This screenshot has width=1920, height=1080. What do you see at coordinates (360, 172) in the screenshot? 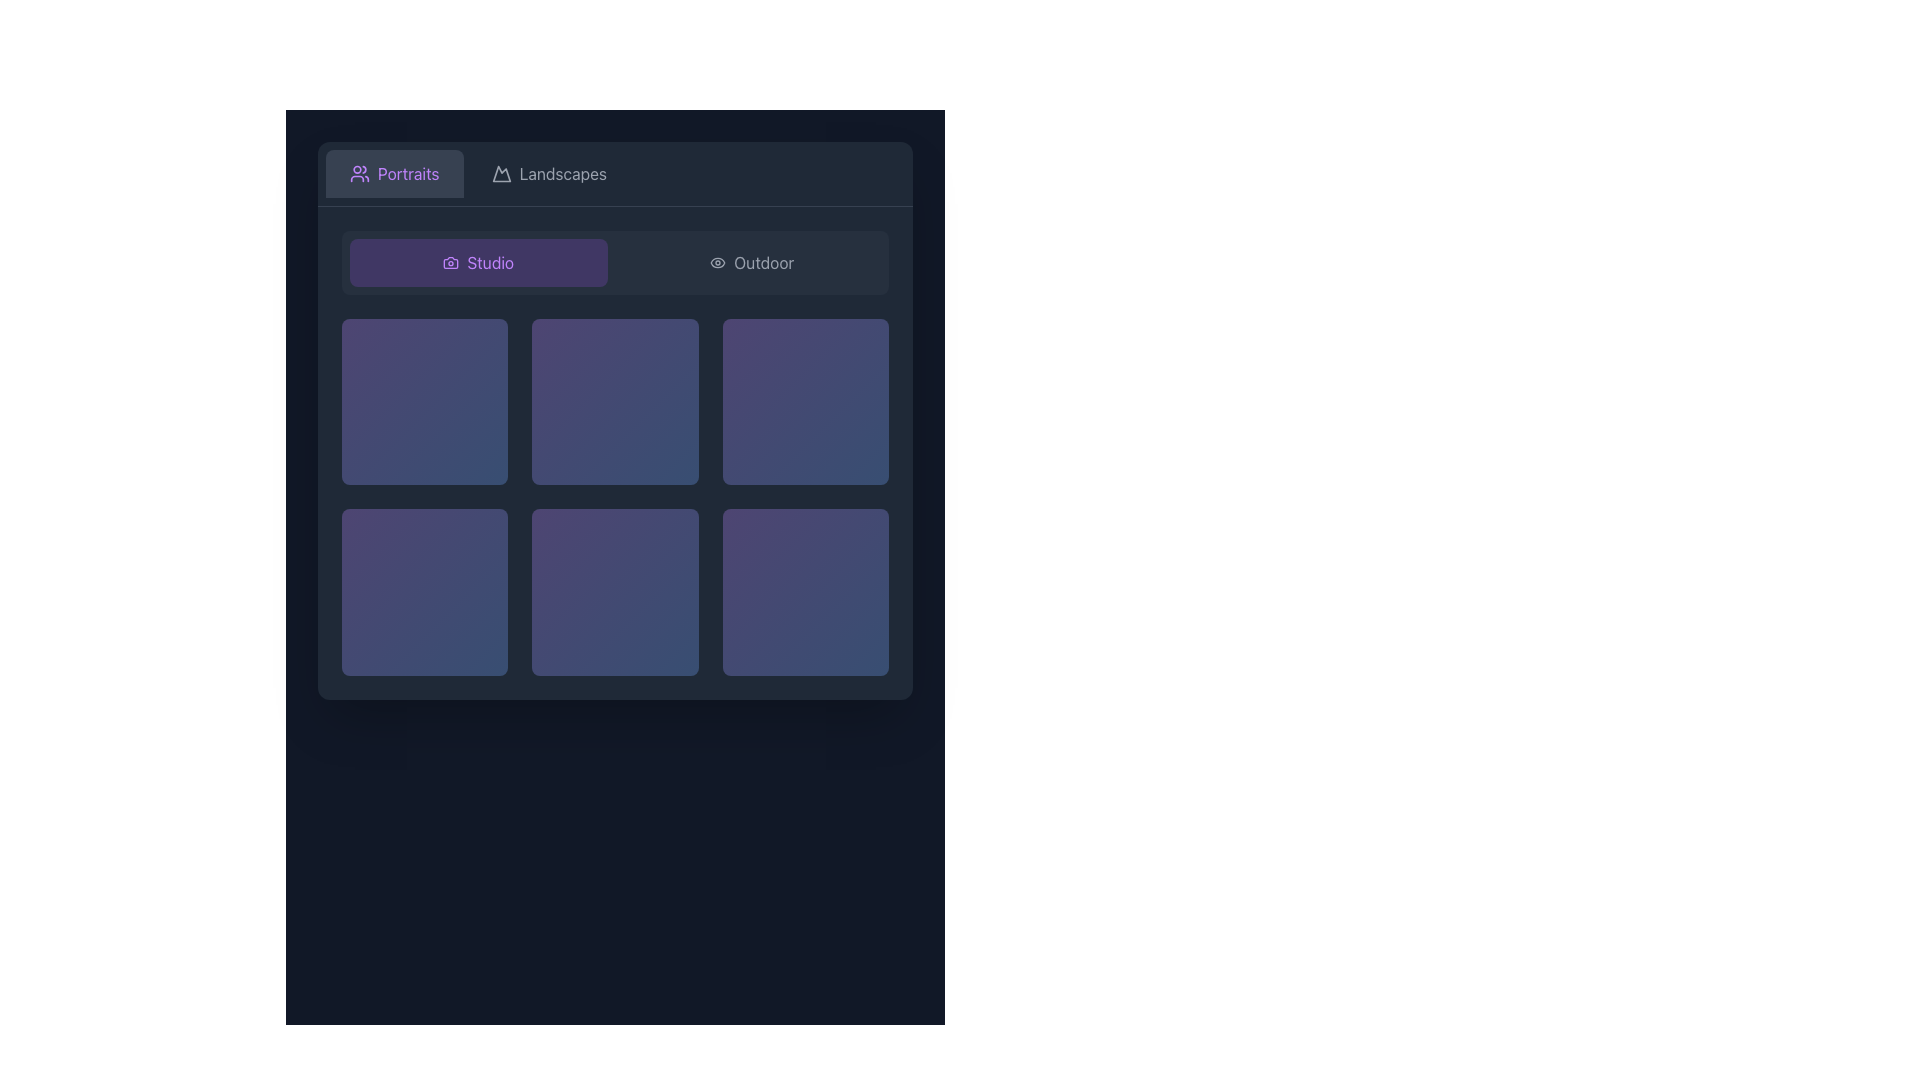
I see `the 'Portraits' category icon located to the left of the text 'Portraits' in the header tab, which is near the top-left corner of the interface` at bounding box center [360, 172].